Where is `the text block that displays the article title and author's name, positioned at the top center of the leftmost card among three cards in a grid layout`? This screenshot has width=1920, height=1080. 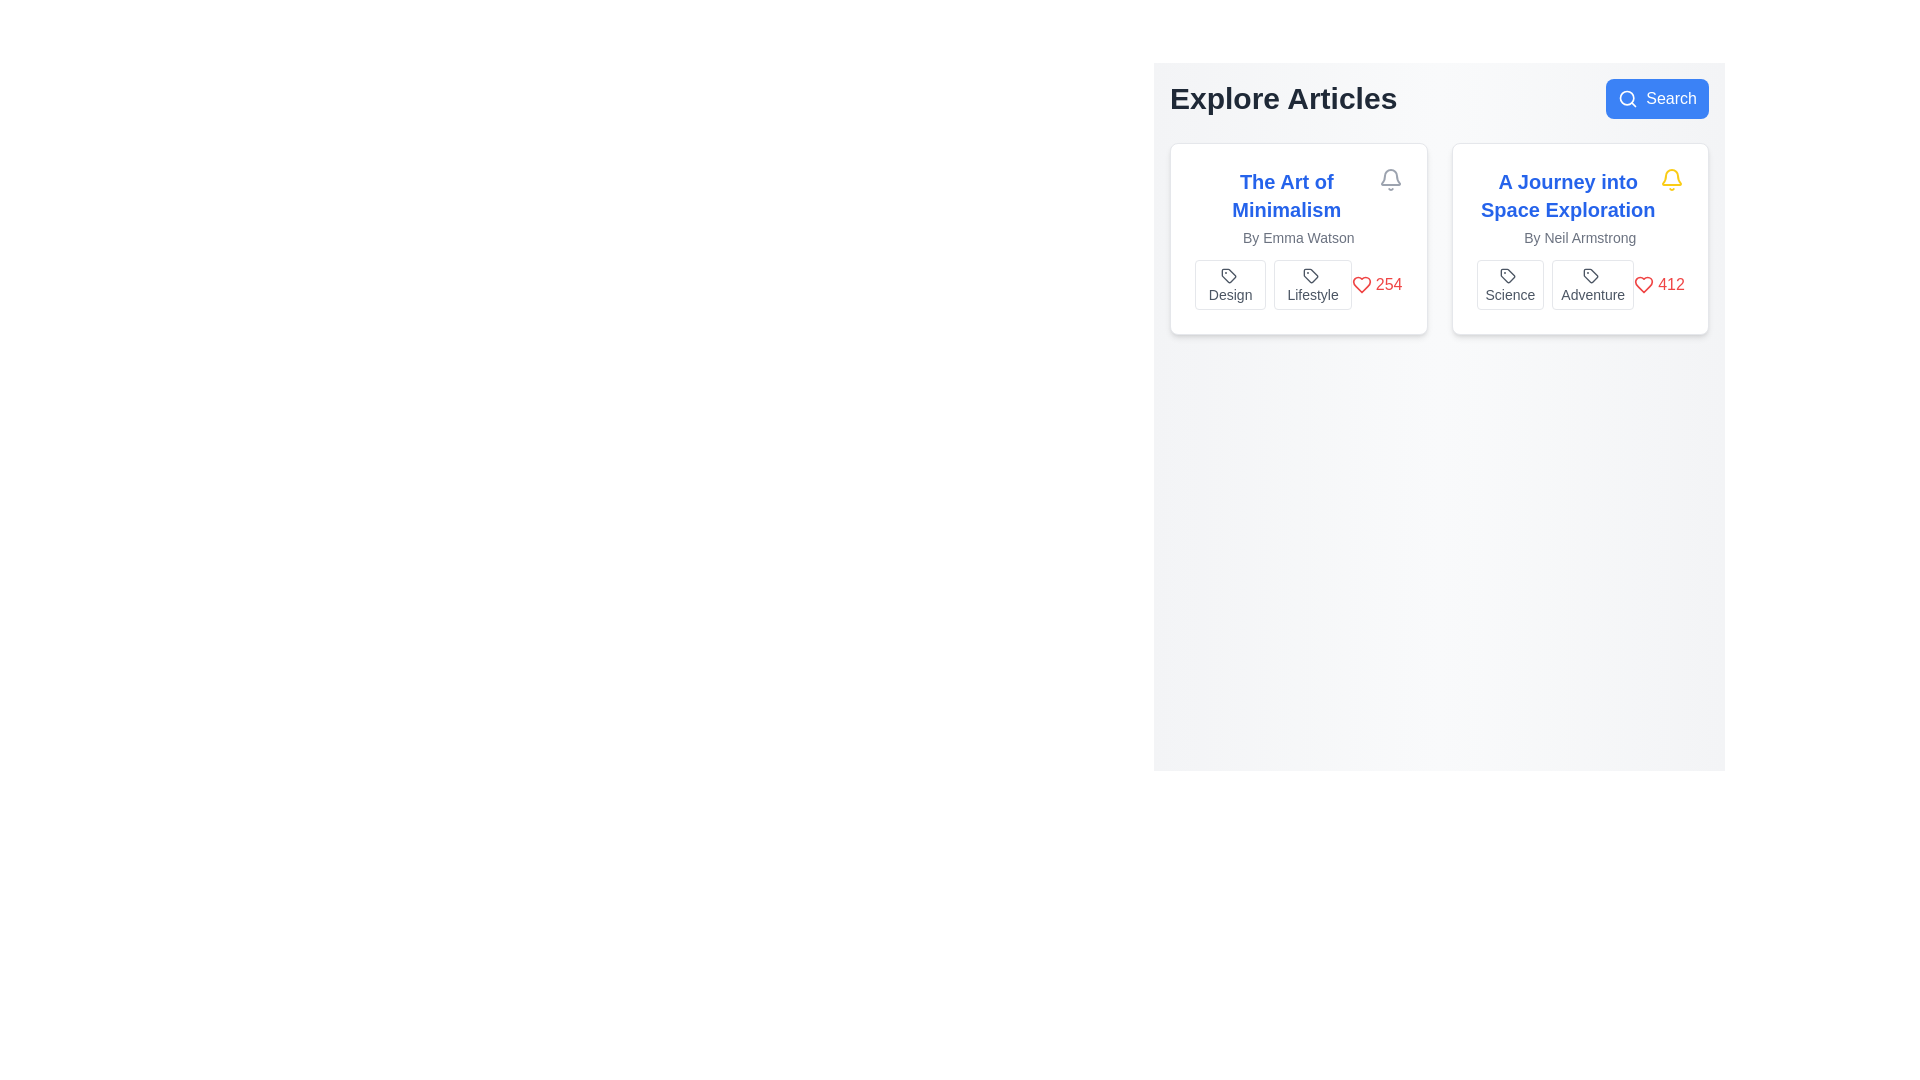
the text block that displays the article title and author's name, positioned at the top center of the leftmost card among three cards in a grid layout is located at coordinates (1298, 208).